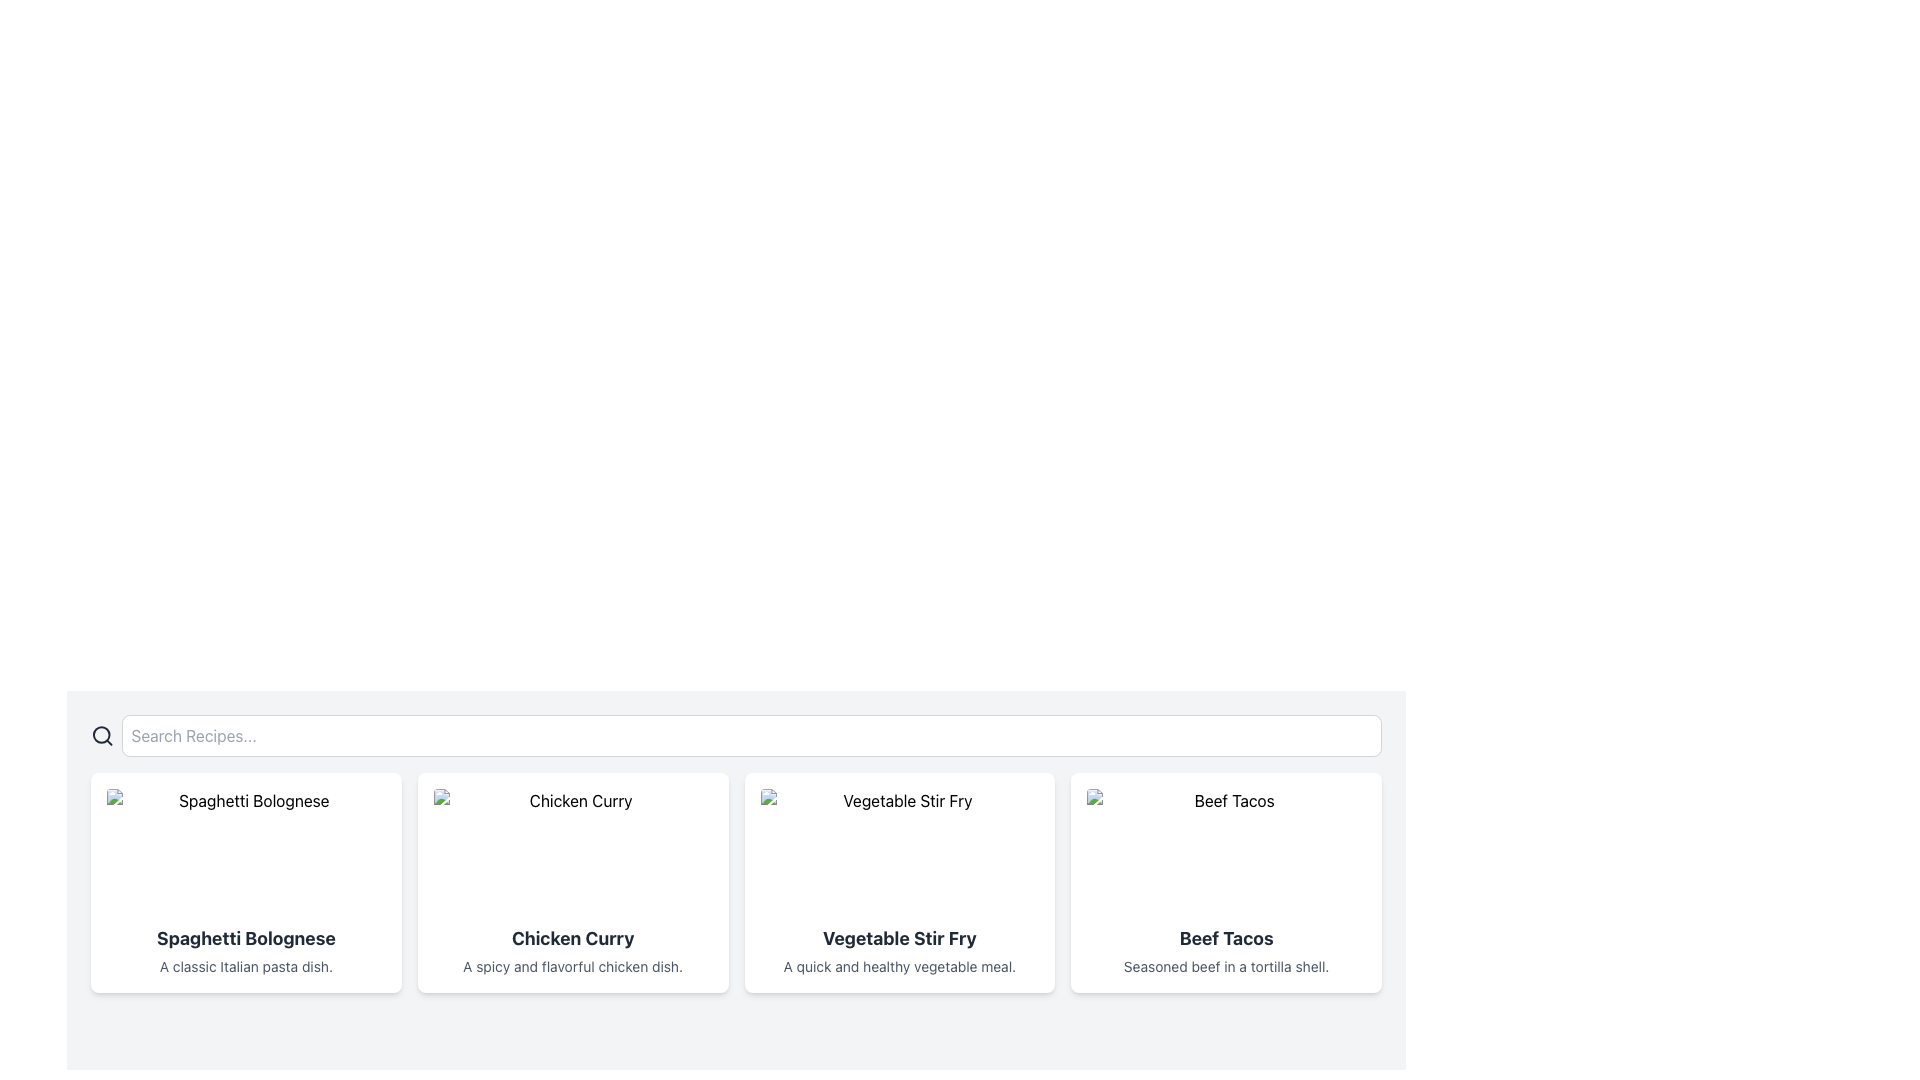 The width and height of the screenshot is (1920, 1080). Describe the element at coordinates (100, 735) in the screenshot. I see `the circle element of the search icon located near the top-left corner of the search bar` at that location.